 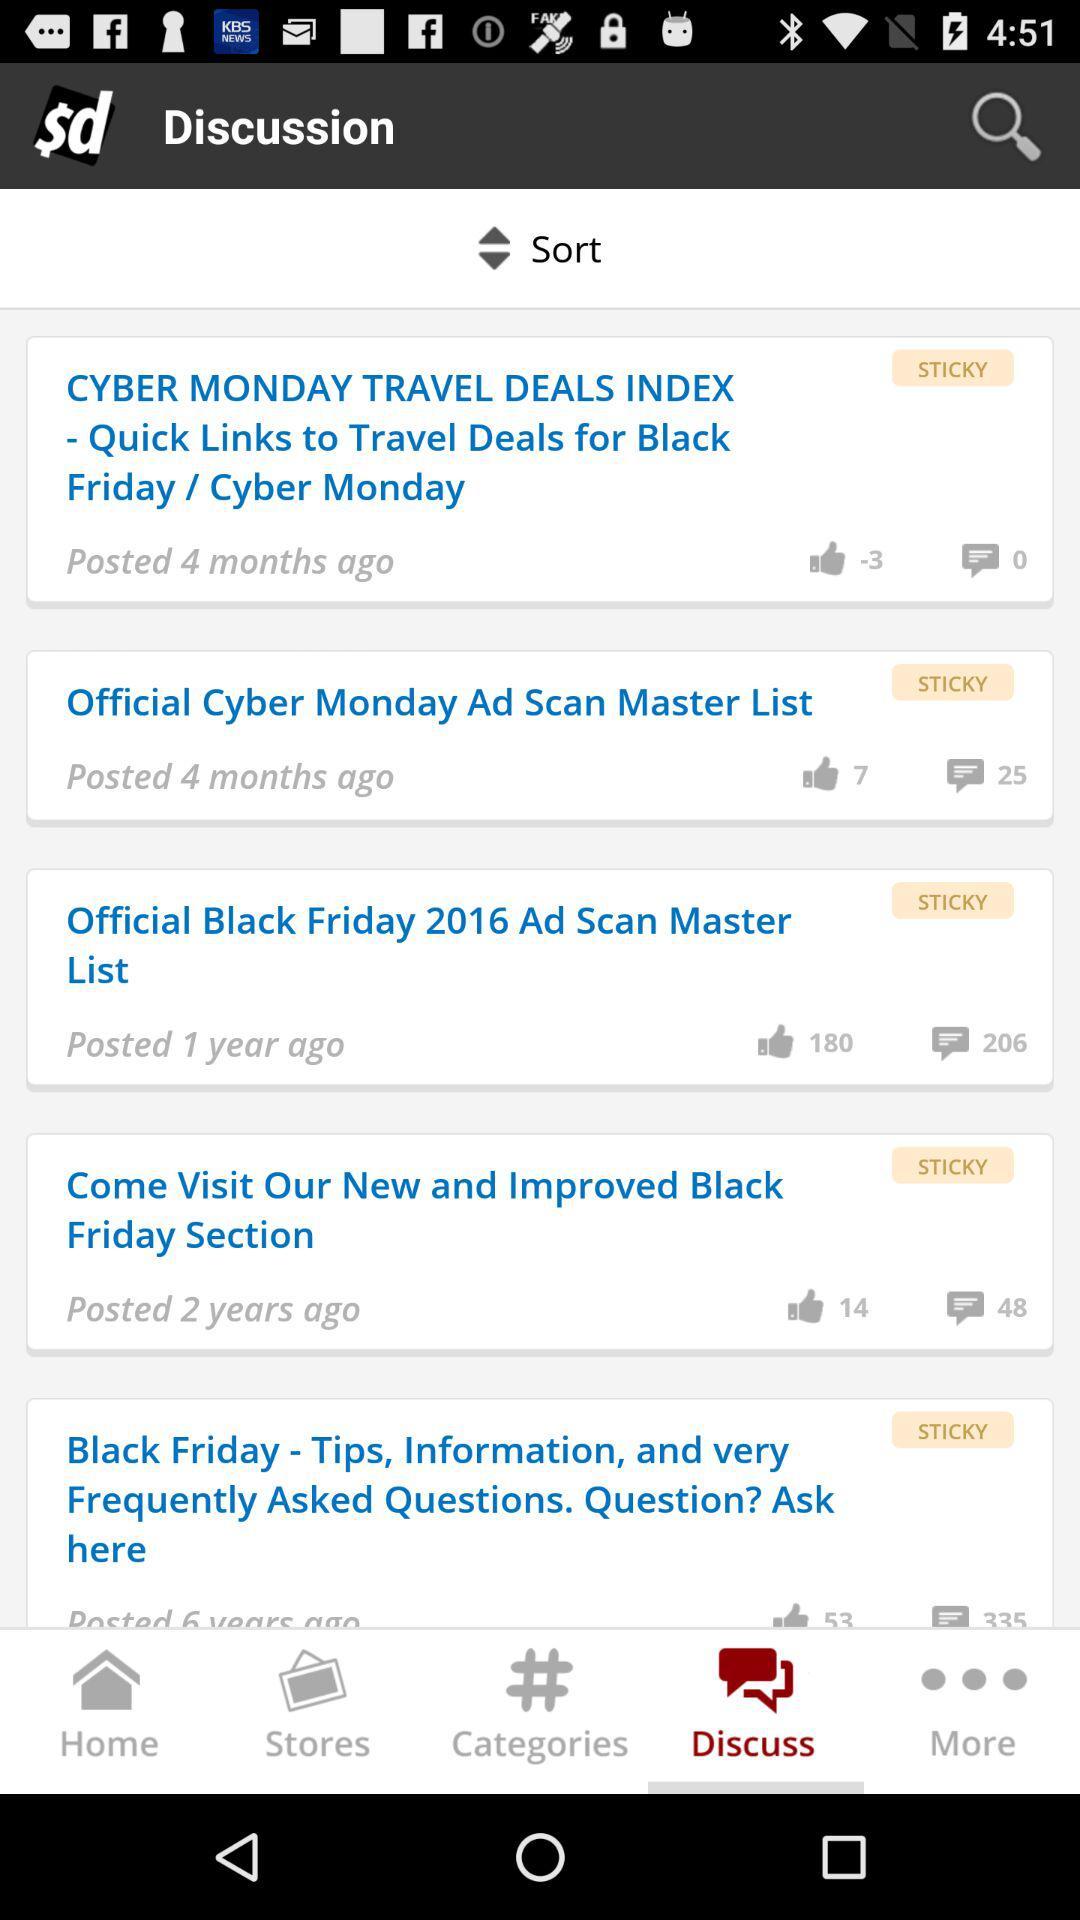 What do you see at coordinates (756, 1715) in the screenshot?
I see `this enable the discuss options for chat` at bounding box center [756, 1715].